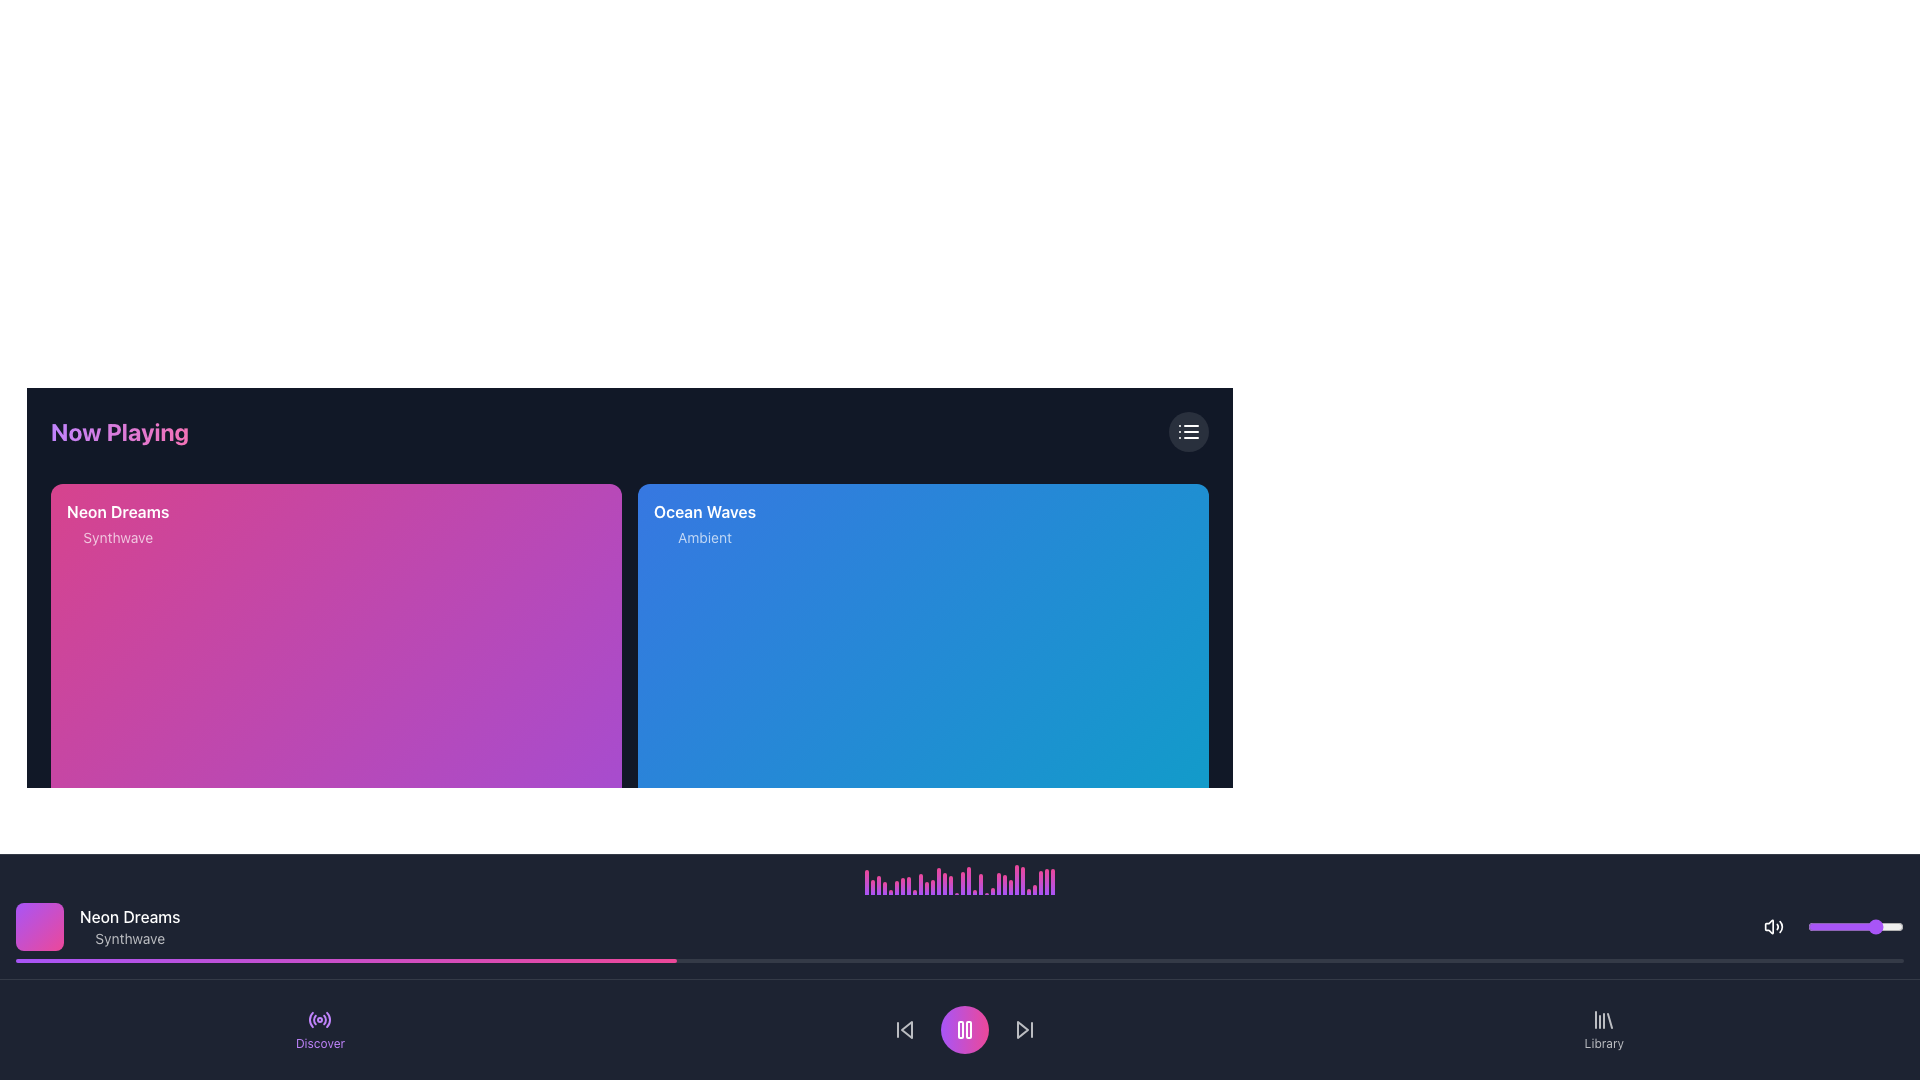 Image resolution: width=1920 pixels, height=1080 pixels. What do you see at coordinates (1887, 926) in the screenshot?
I see `the volume` at bounding box center [1887, 926].